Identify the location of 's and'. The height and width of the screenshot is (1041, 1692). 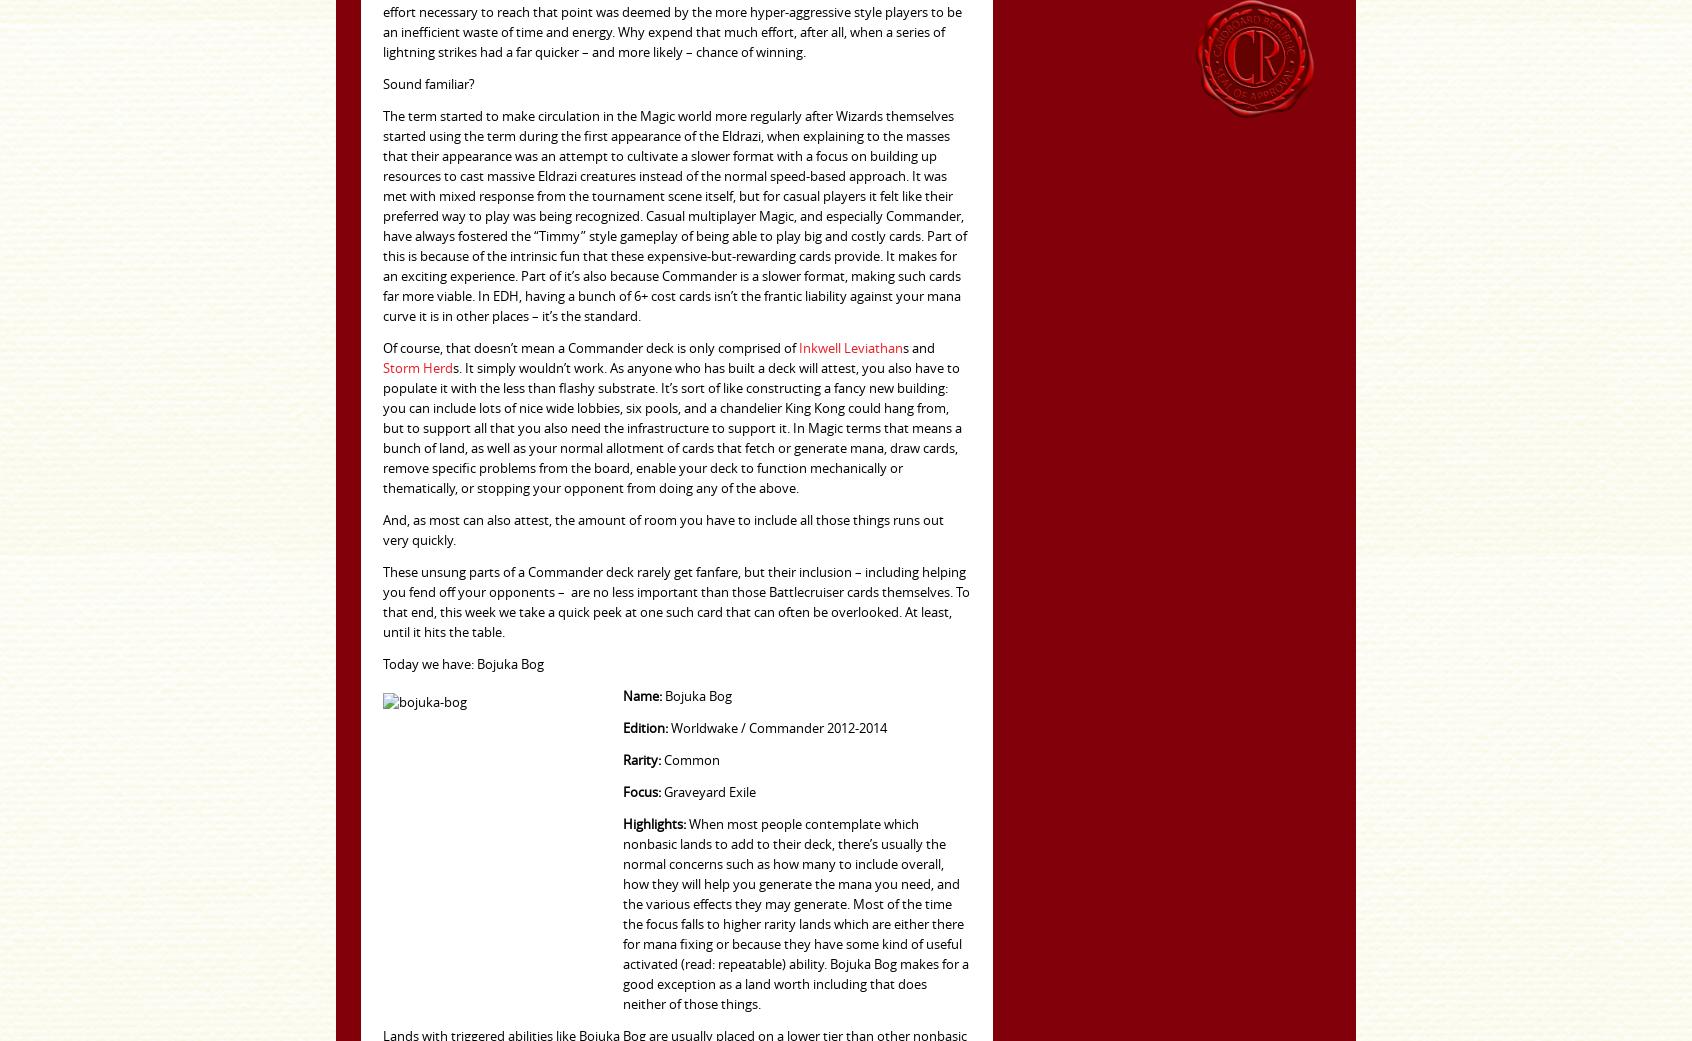
(902, 348).